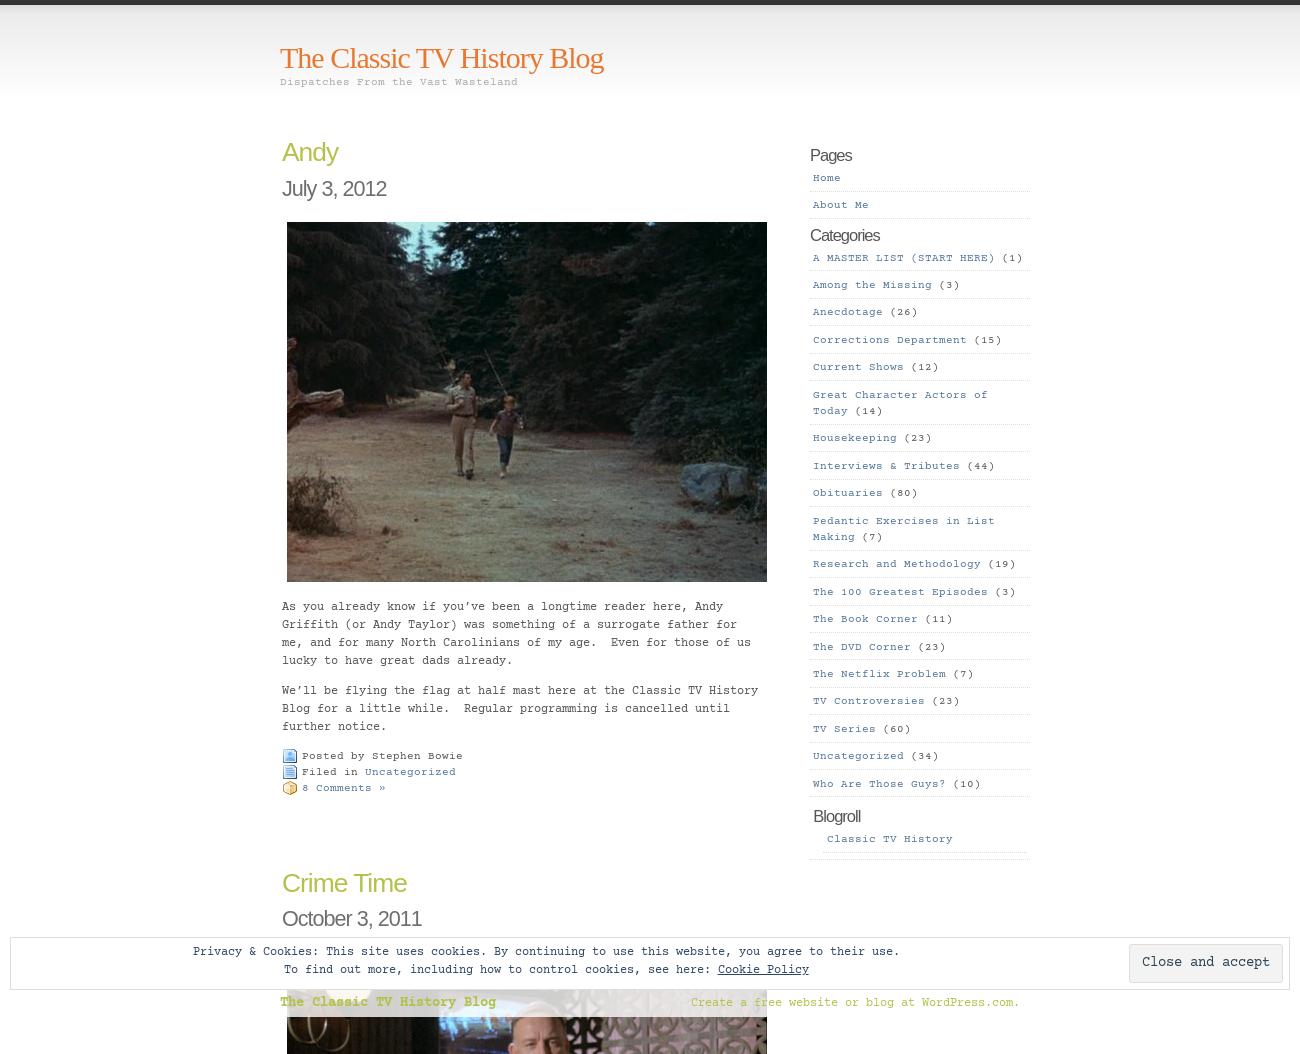 This screenshot has height=1054, width=1300. What do you see at coordinates (813, 257) in the screenshot?
I see `'A MASTER LIST (START HERE)'` at bounding box center [813, 257].